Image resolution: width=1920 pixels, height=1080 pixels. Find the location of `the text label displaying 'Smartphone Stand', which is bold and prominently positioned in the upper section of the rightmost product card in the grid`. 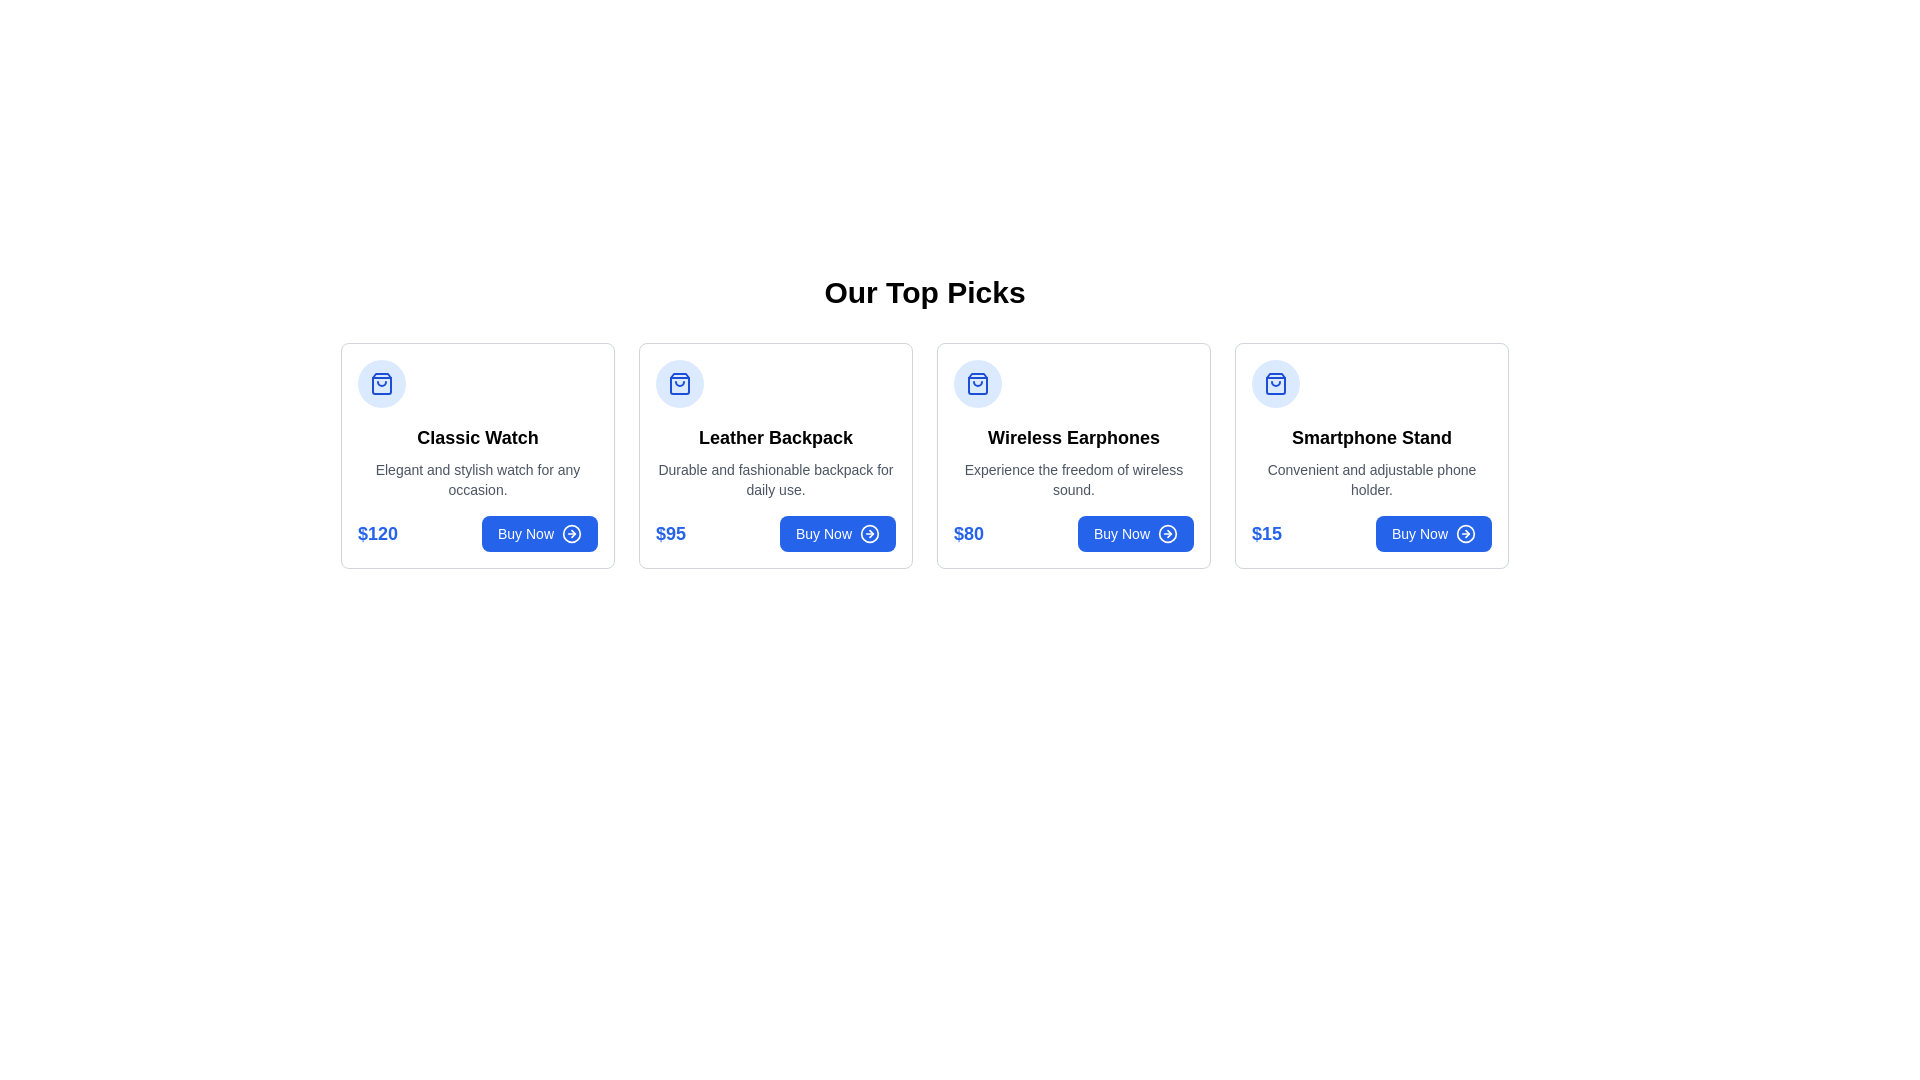

the text label displaying 'Smartphone Stand', which is bold and prominently positioned in the upper section of the rightmost product card in the grid is located at coordinates (1371, 437).